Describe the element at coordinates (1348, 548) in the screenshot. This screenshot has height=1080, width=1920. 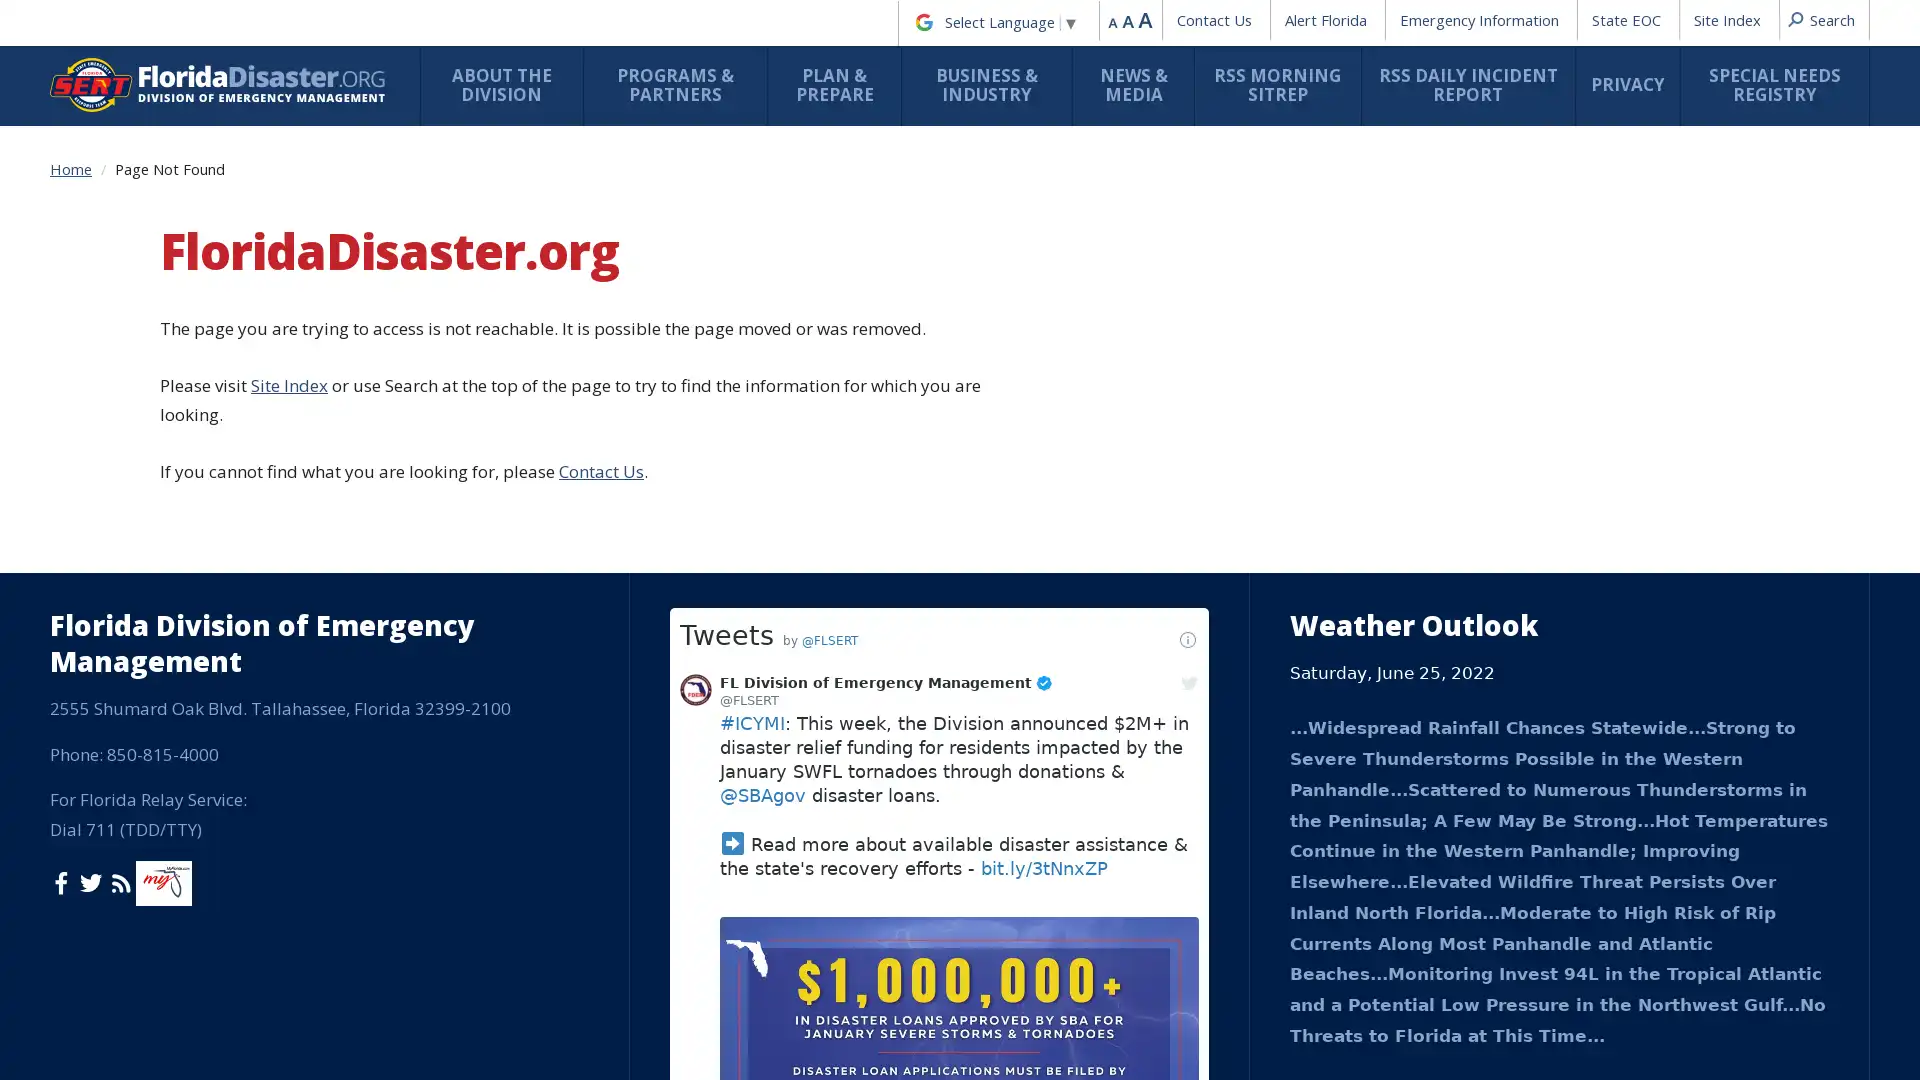
I see `Toggle More` at that location.